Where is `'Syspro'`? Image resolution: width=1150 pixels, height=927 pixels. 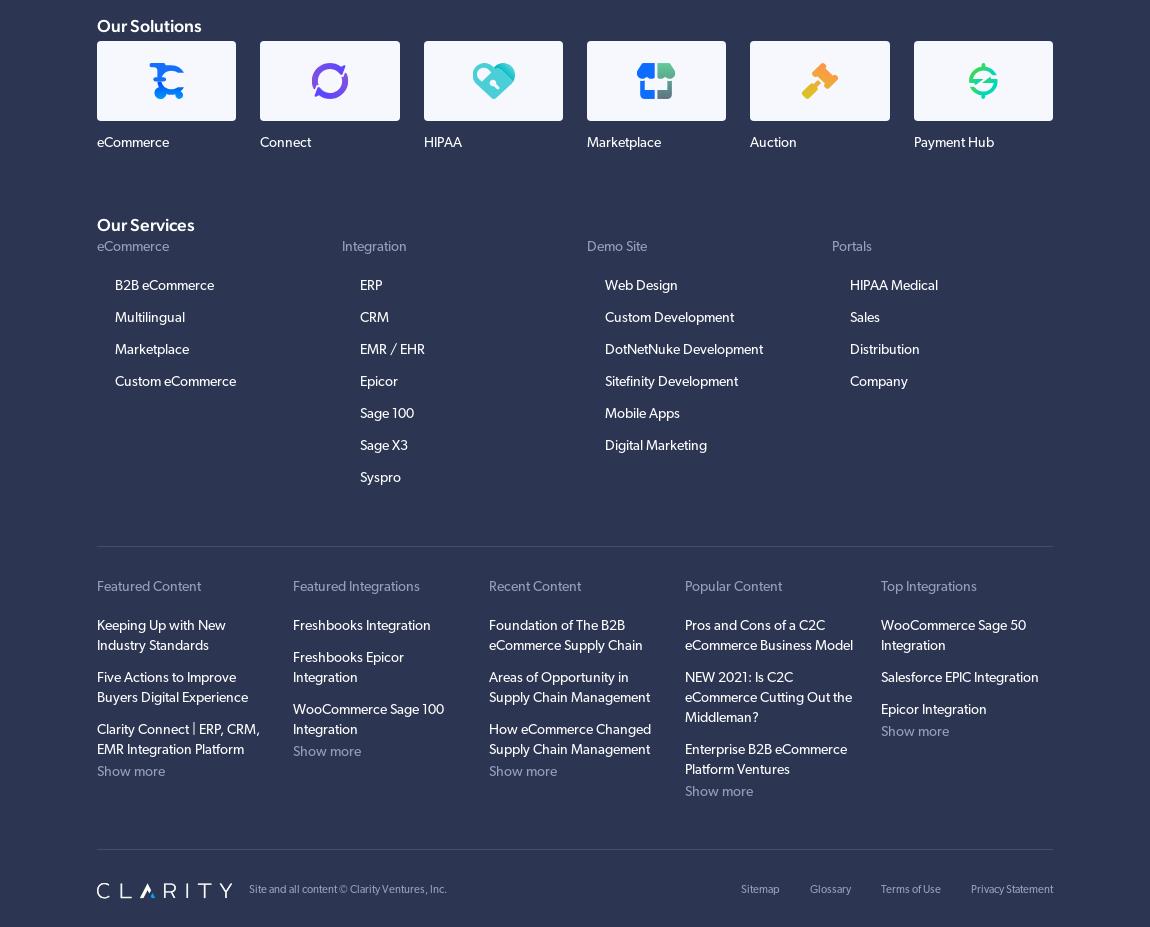
'Syspro' is located at coordinates (359, 477).